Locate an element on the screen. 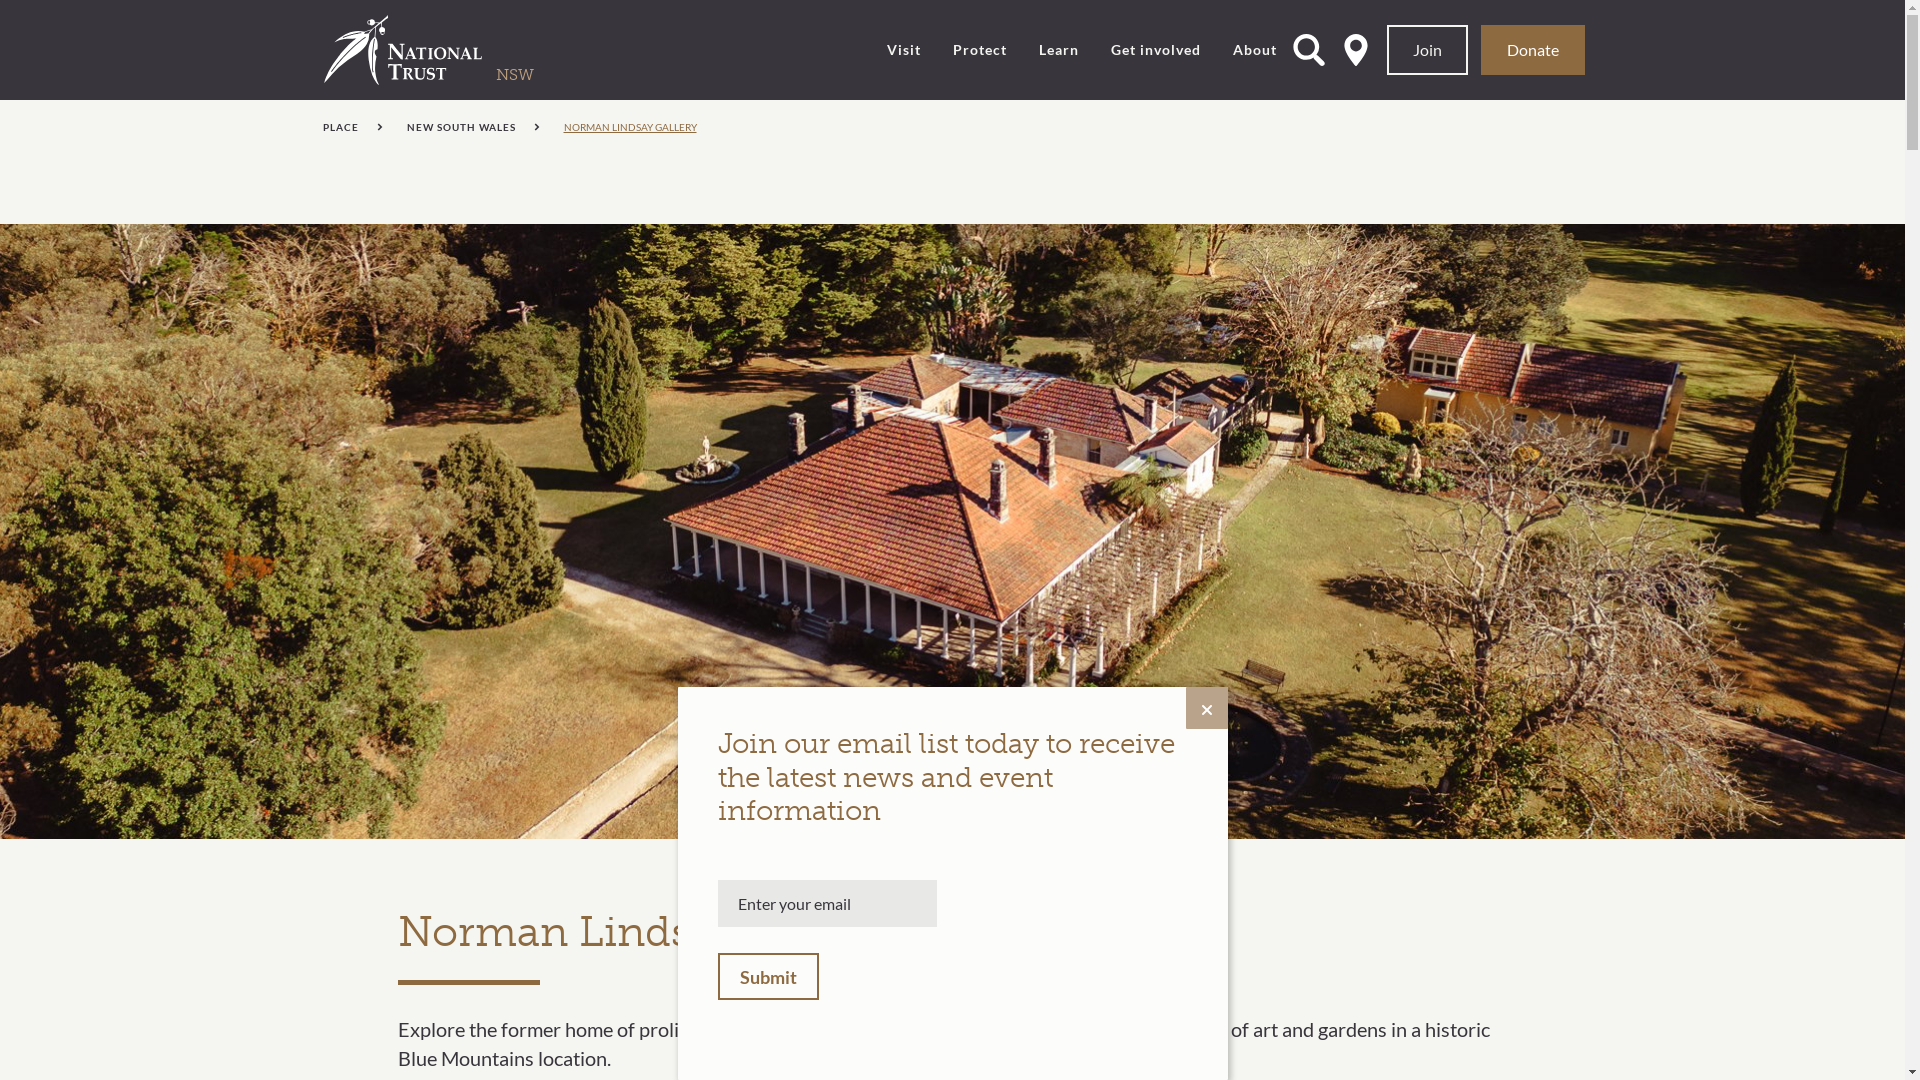  'Protect' is located at coordinates (979, 49).